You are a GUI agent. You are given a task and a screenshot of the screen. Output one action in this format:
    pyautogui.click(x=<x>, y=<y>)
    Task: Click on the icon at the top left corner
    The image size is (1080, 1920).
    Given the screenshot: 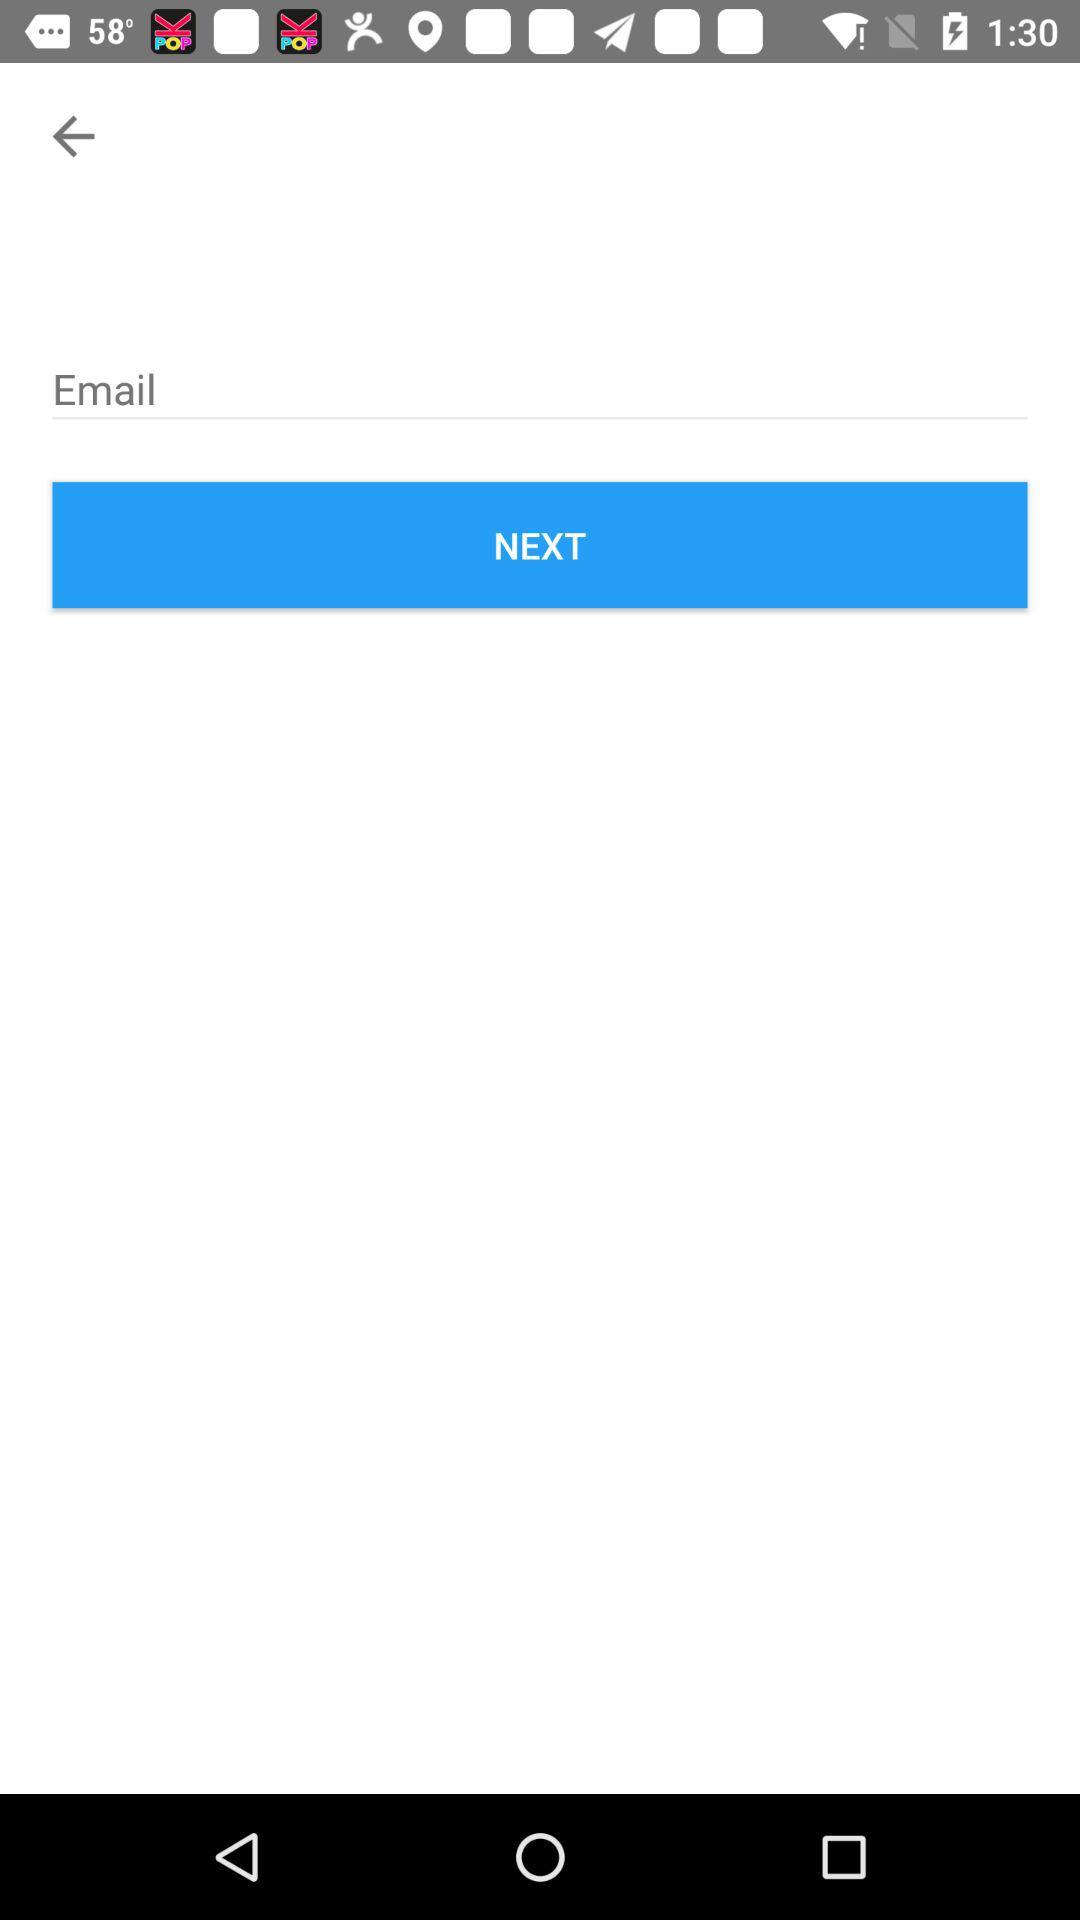 What is the action you would take?
    pyautogui.click(x=72, y=135)
    